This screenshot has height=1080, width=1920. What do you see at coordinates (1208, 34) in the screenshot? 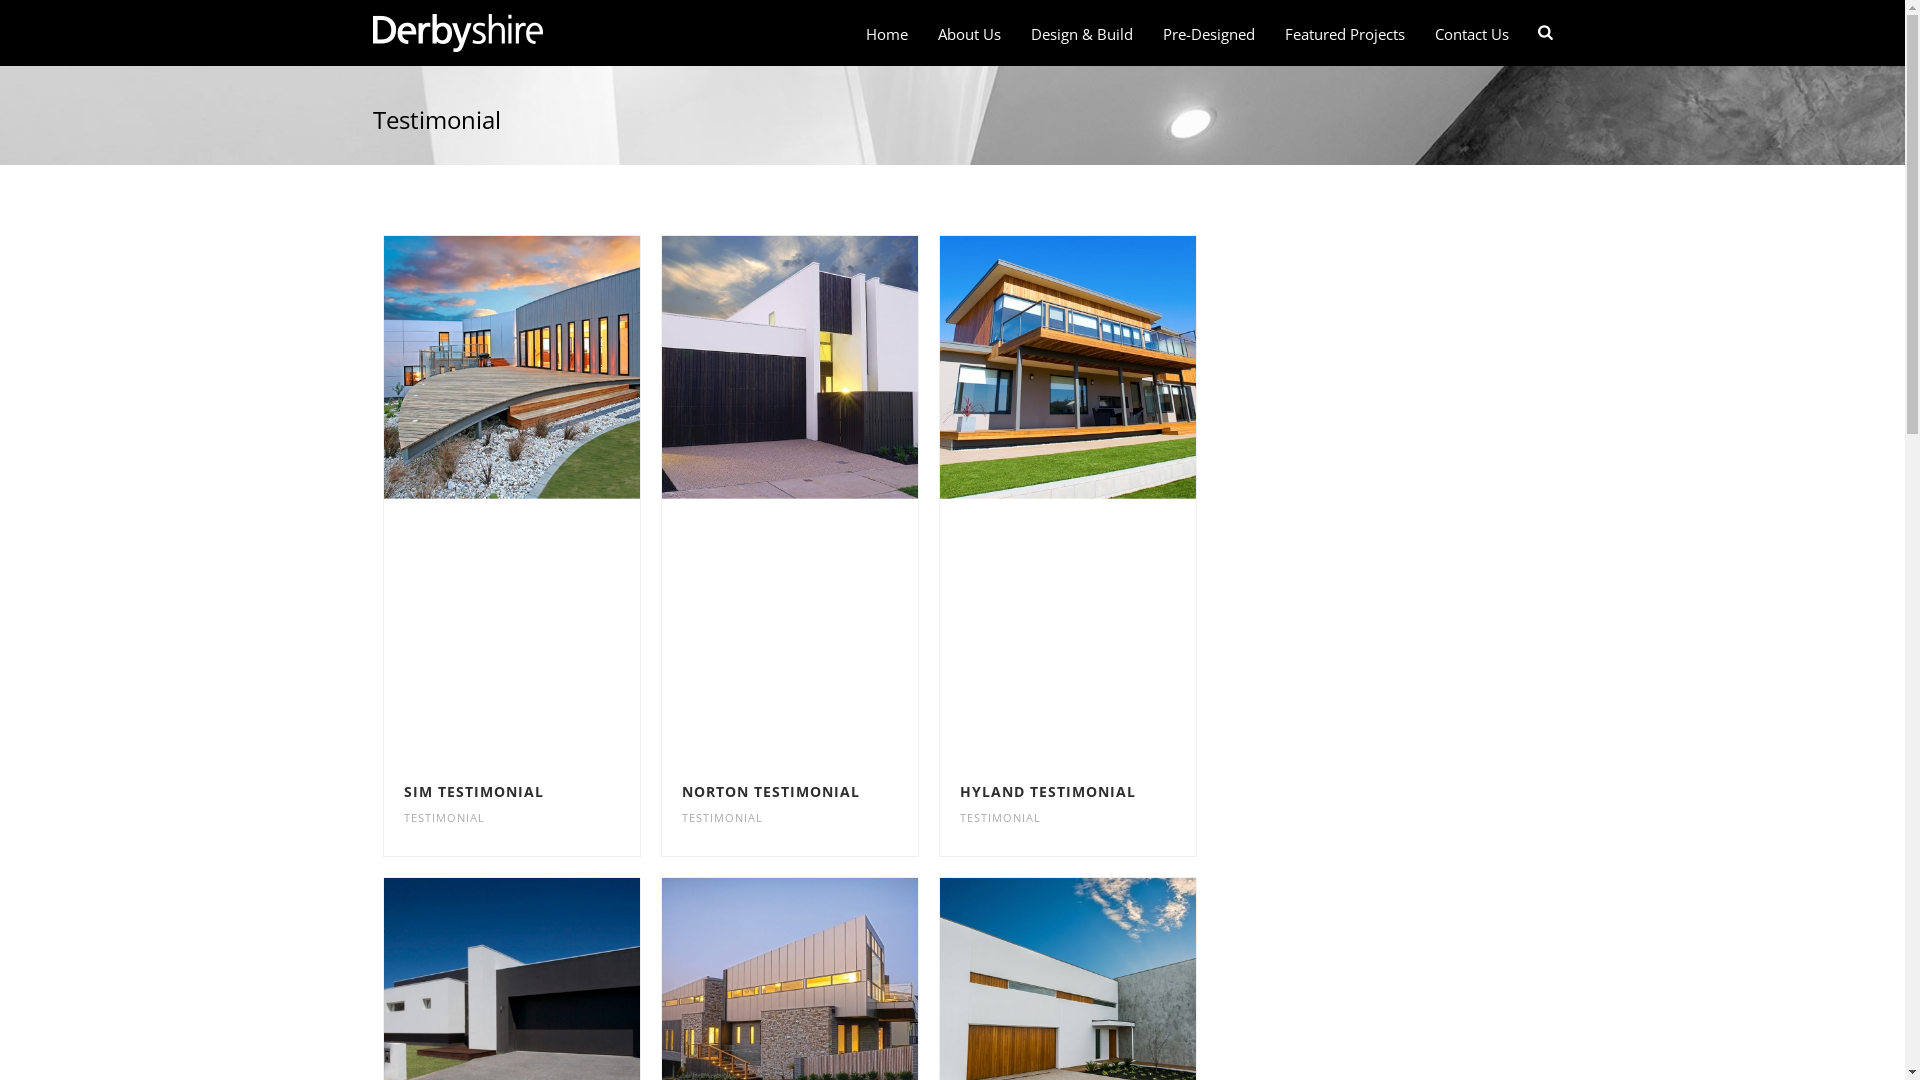
I see `'Pre-Designed'` at bounding box center [1208, 34].